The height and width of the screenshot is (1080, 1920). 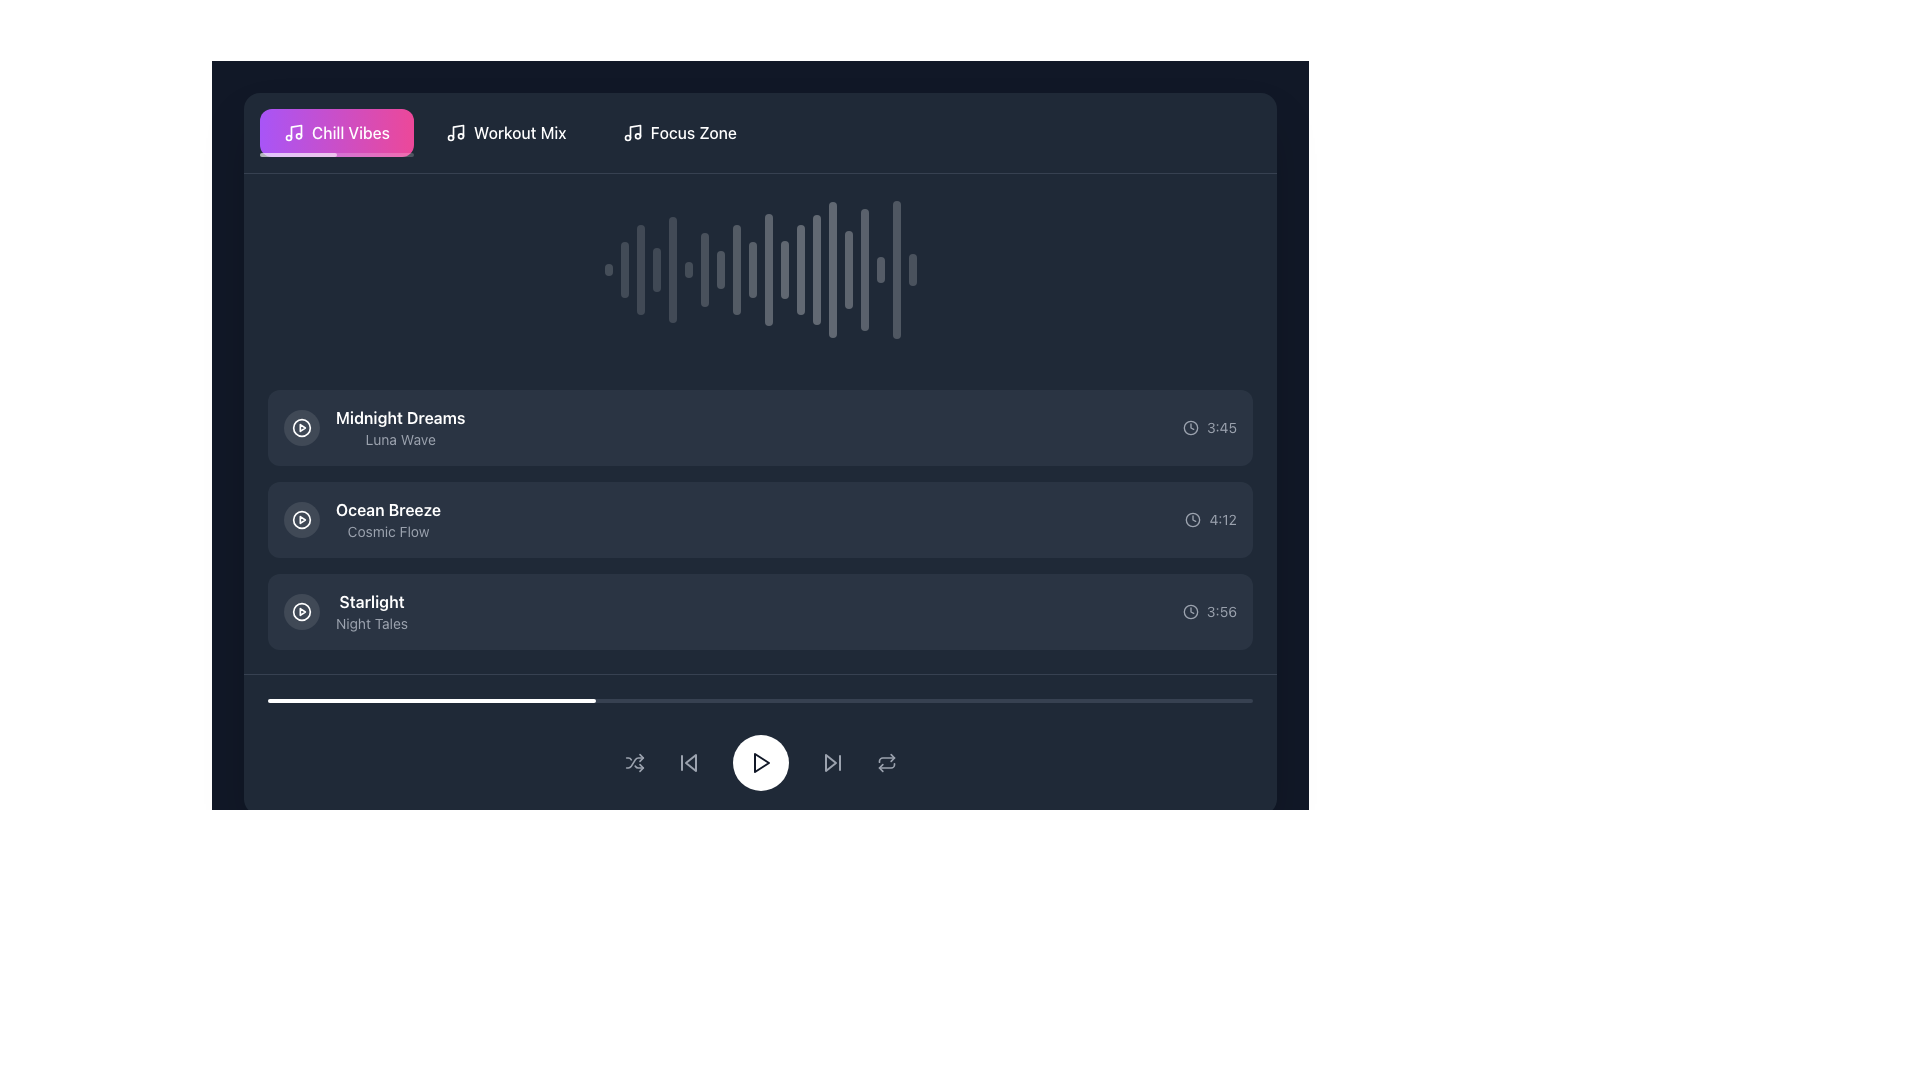 I want to click on text content of the Time Indicator, which displays '3:56' and is located in the third item of a vertical list of tracks, identifiable by its clock icon adjacent to the time duration, so click(x=1191, y=611).